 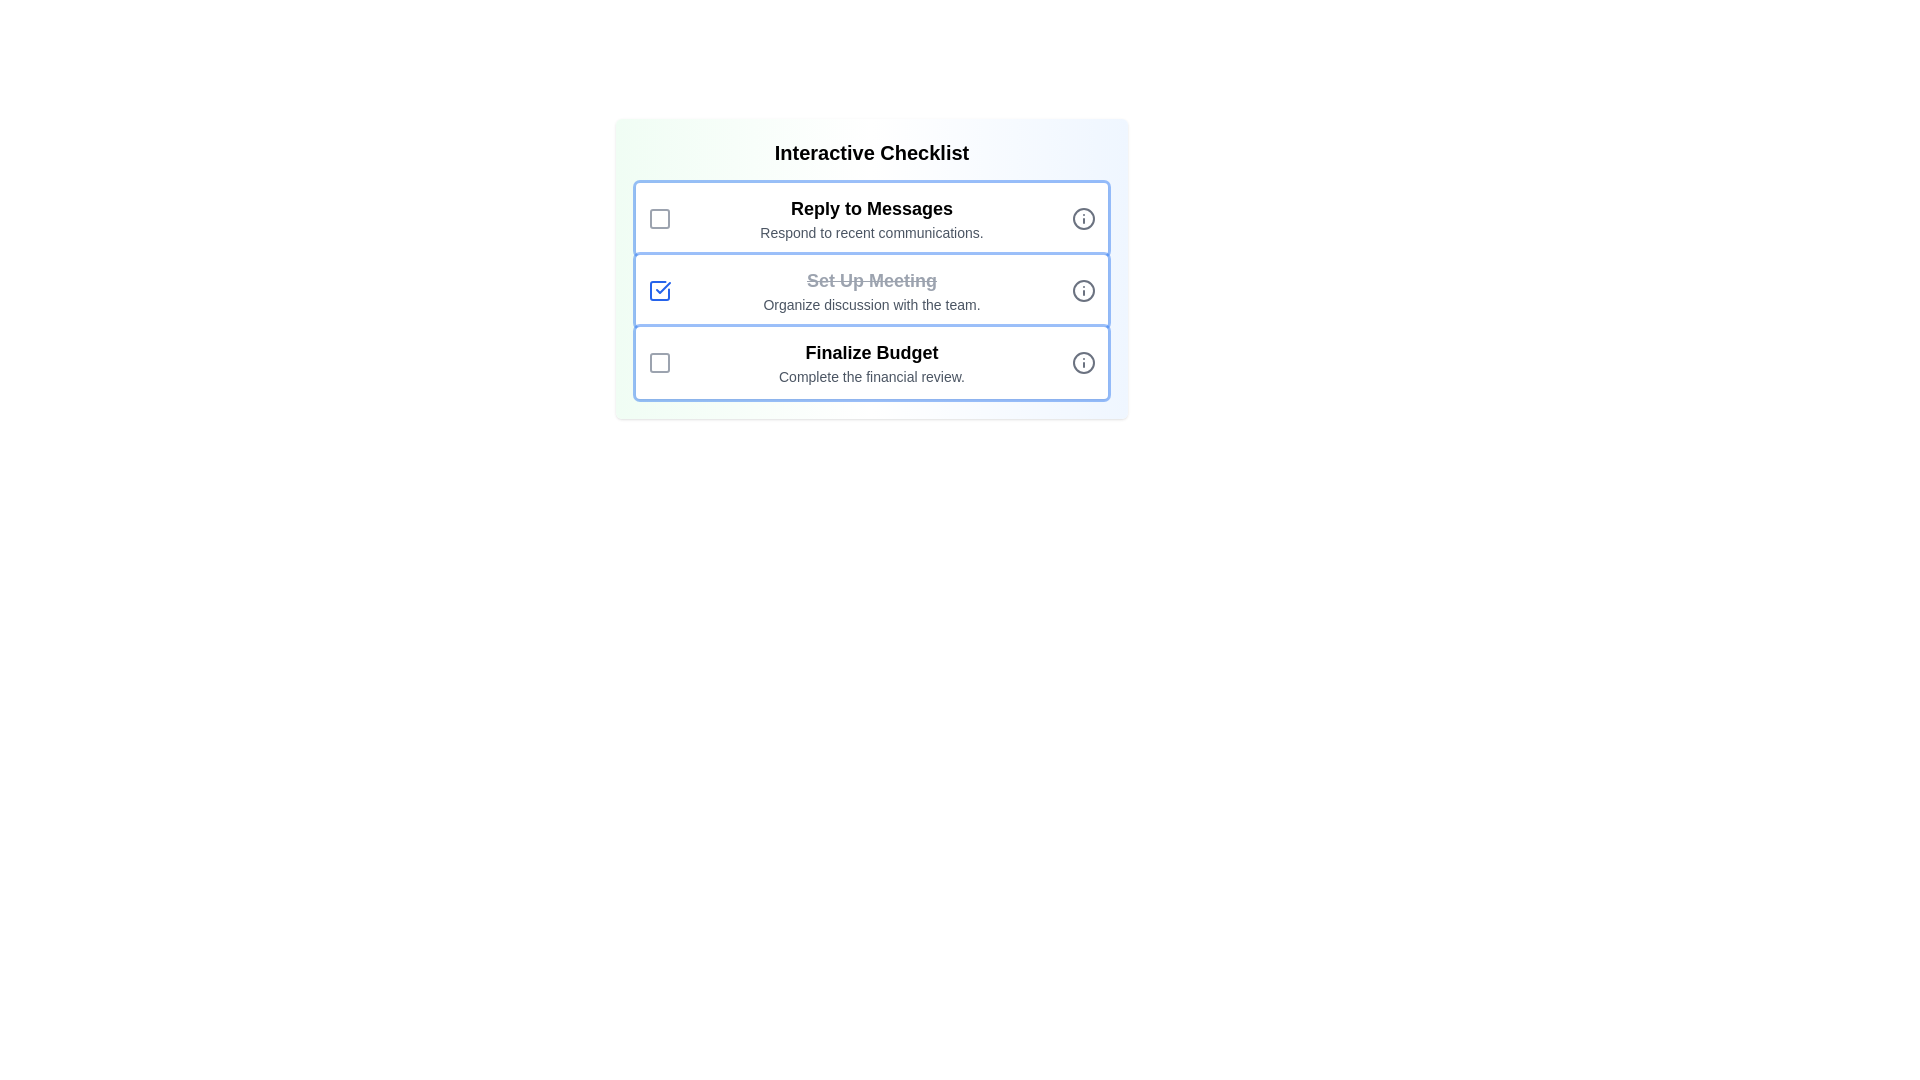 I want to click on the task title to view its details, so click(x=872, y=208).